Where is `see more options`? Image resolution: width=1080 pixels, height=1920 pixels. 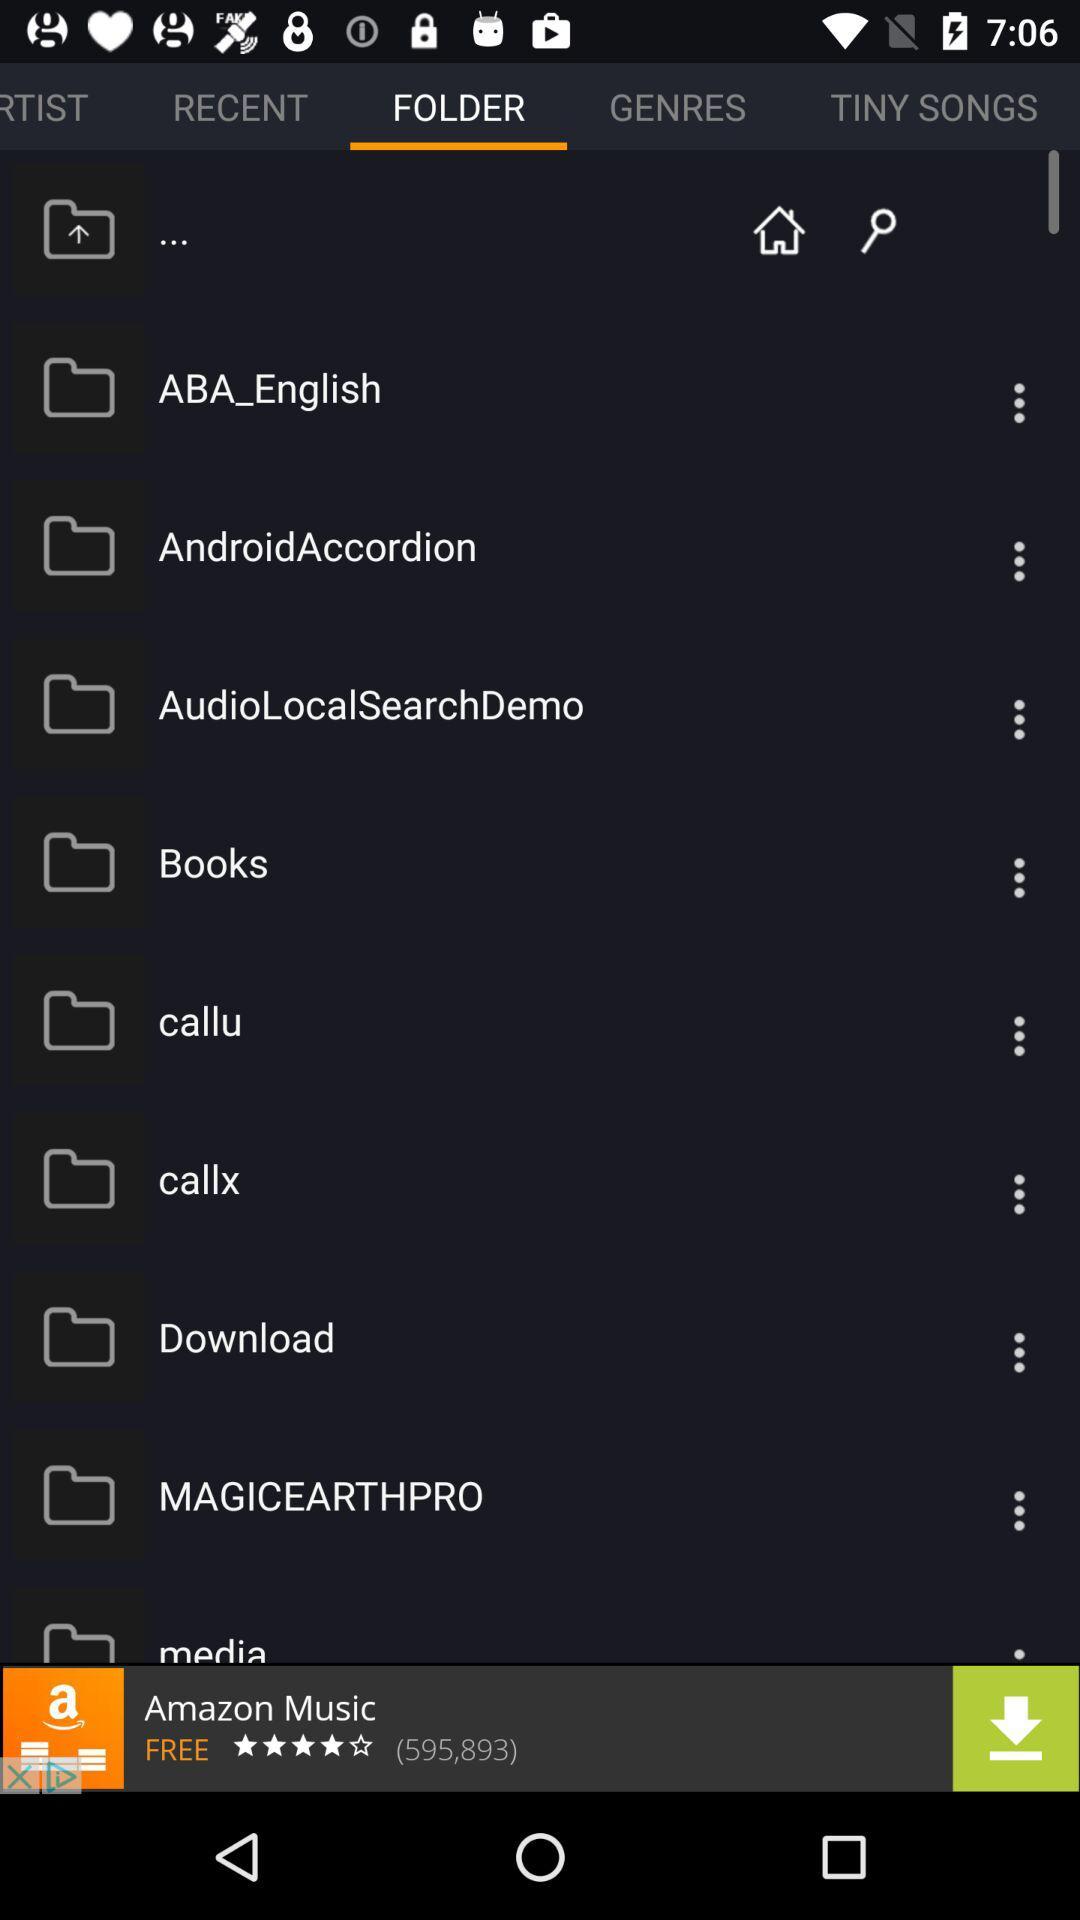 see more options is located at coordinates (978, 703).